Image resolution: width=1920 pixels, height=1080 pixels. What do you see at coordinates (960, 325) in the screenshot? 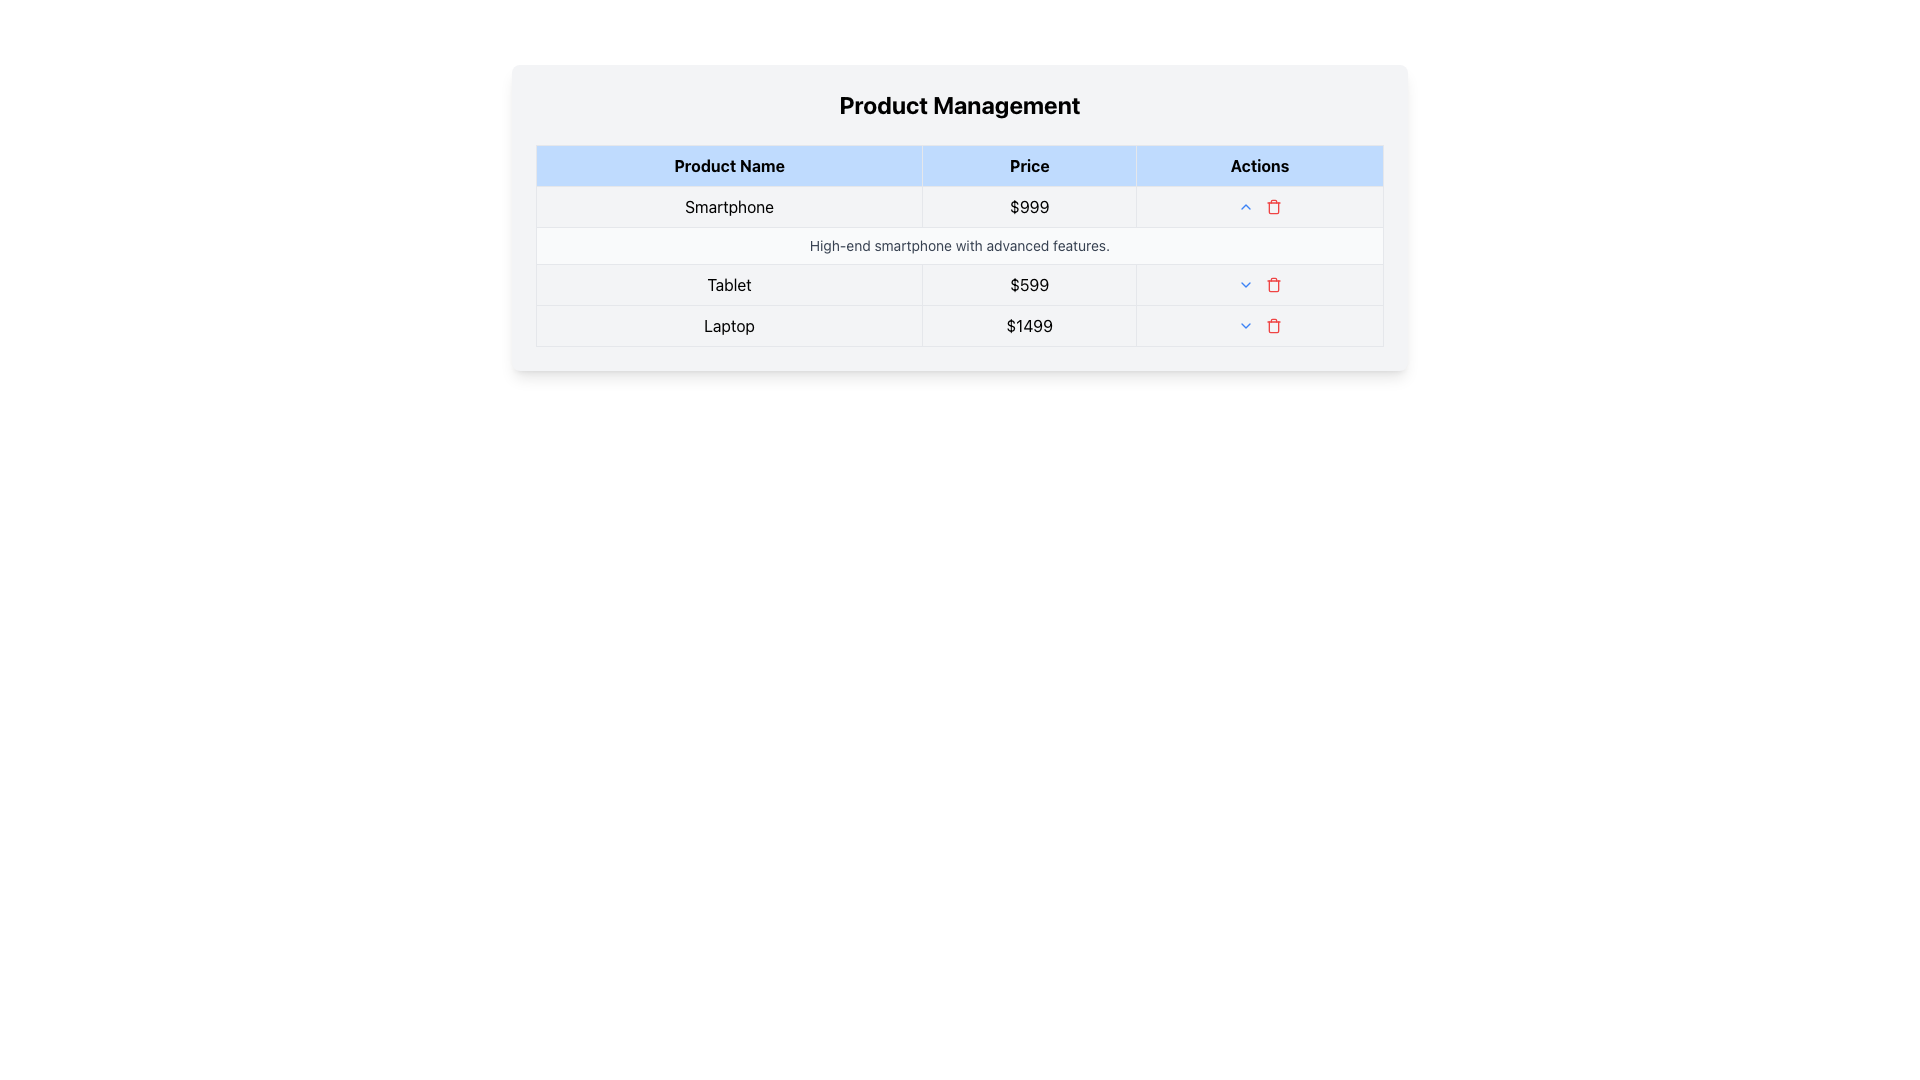
I see `the third row of the table that displays the product 'Laptop'` at bounding box center [960, 325].